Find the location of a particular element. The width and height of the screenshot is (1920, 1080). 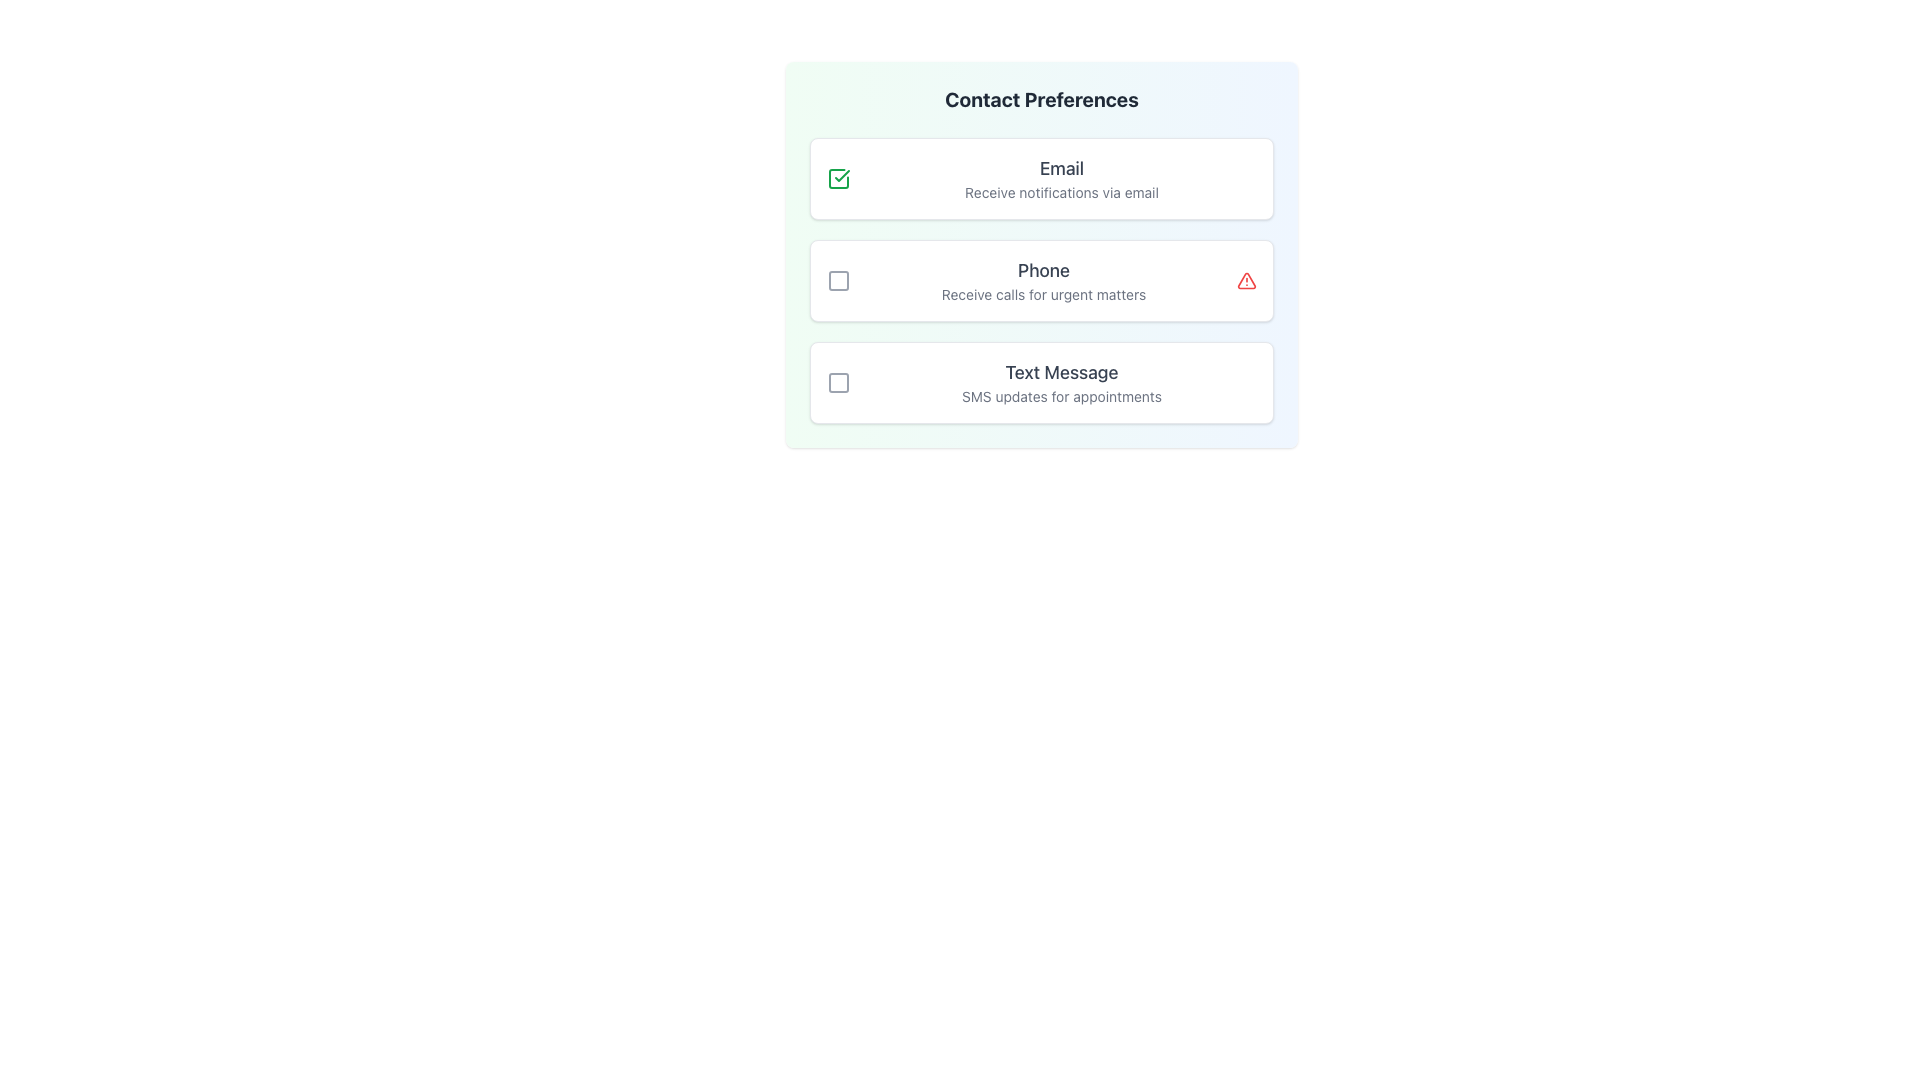

the static text label that reads 'Receive calls for urgent matters,' which is styled in a smaller gray font and positioned beneath the bolded 'Phone' title is located at coordinates (1042, 294).